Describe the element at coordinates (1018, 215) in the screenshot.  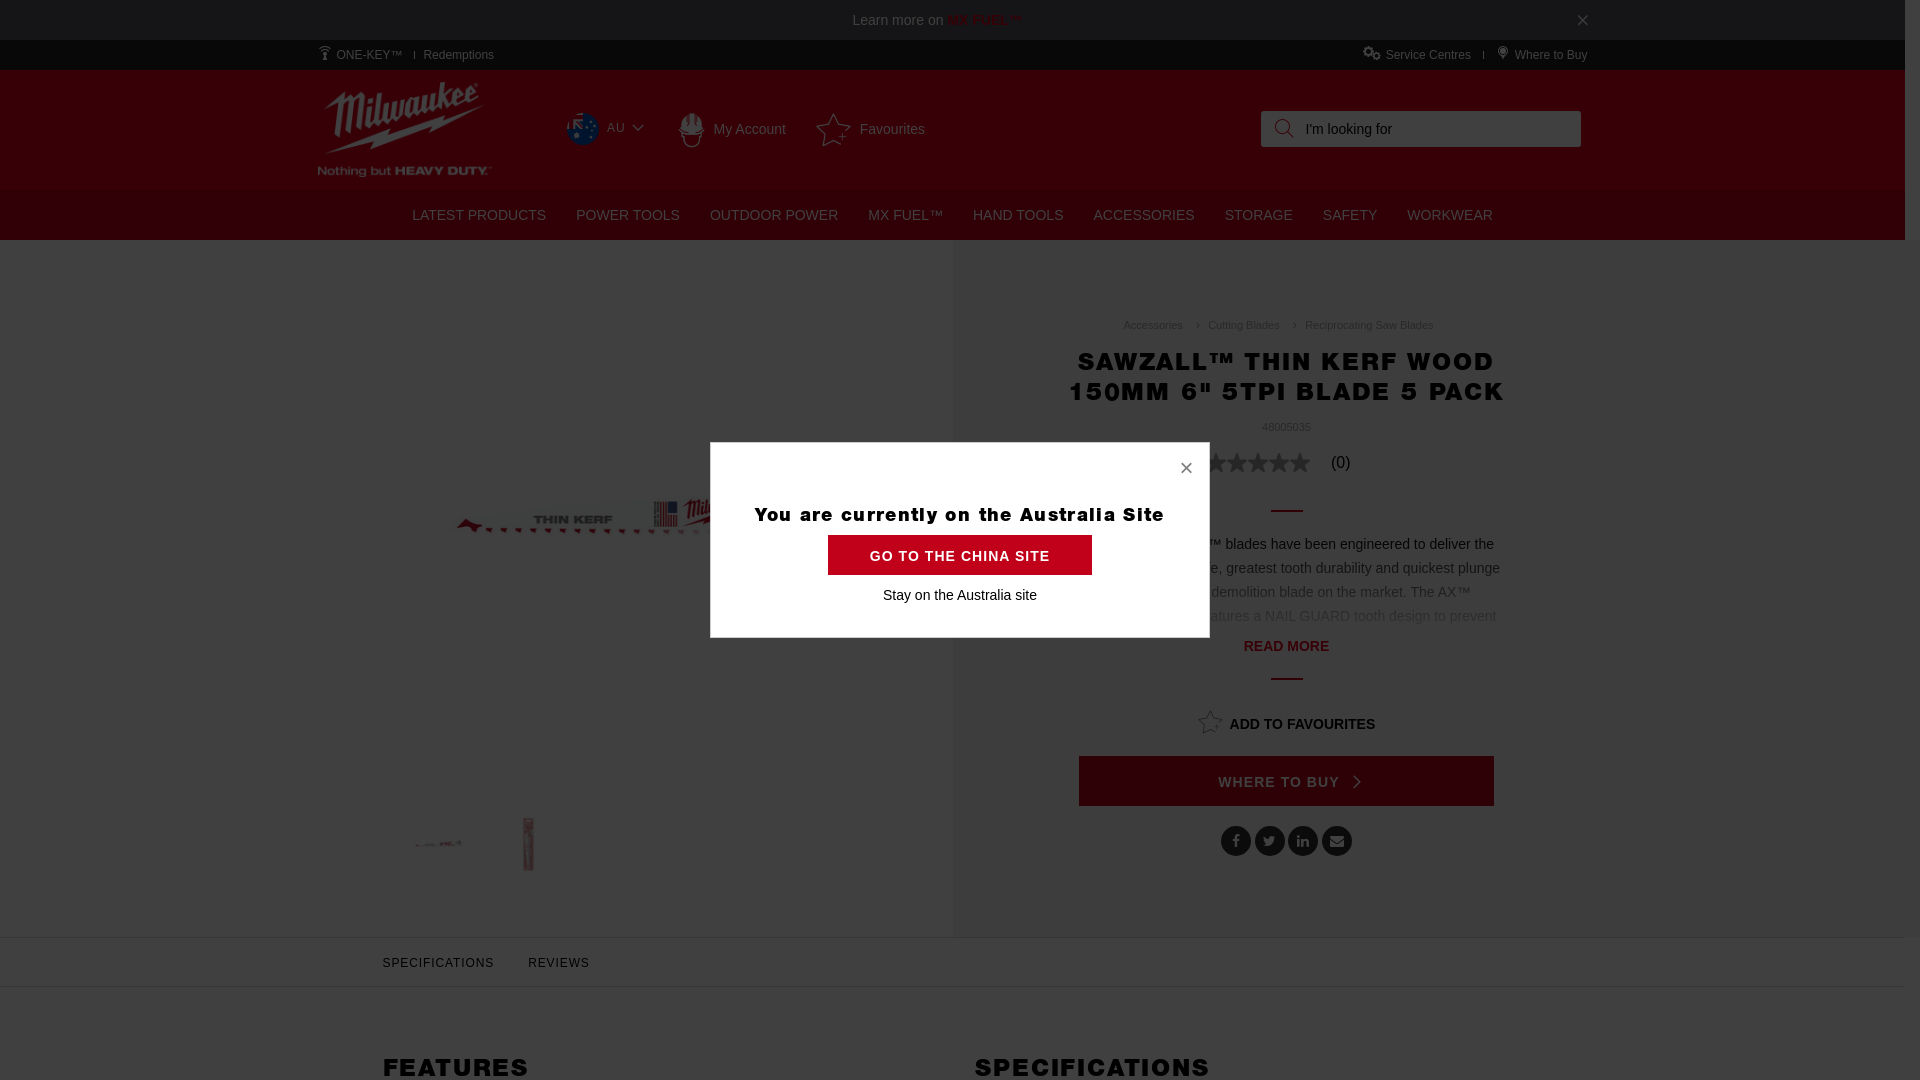
I see `'HAND TOOLS'` at that location.